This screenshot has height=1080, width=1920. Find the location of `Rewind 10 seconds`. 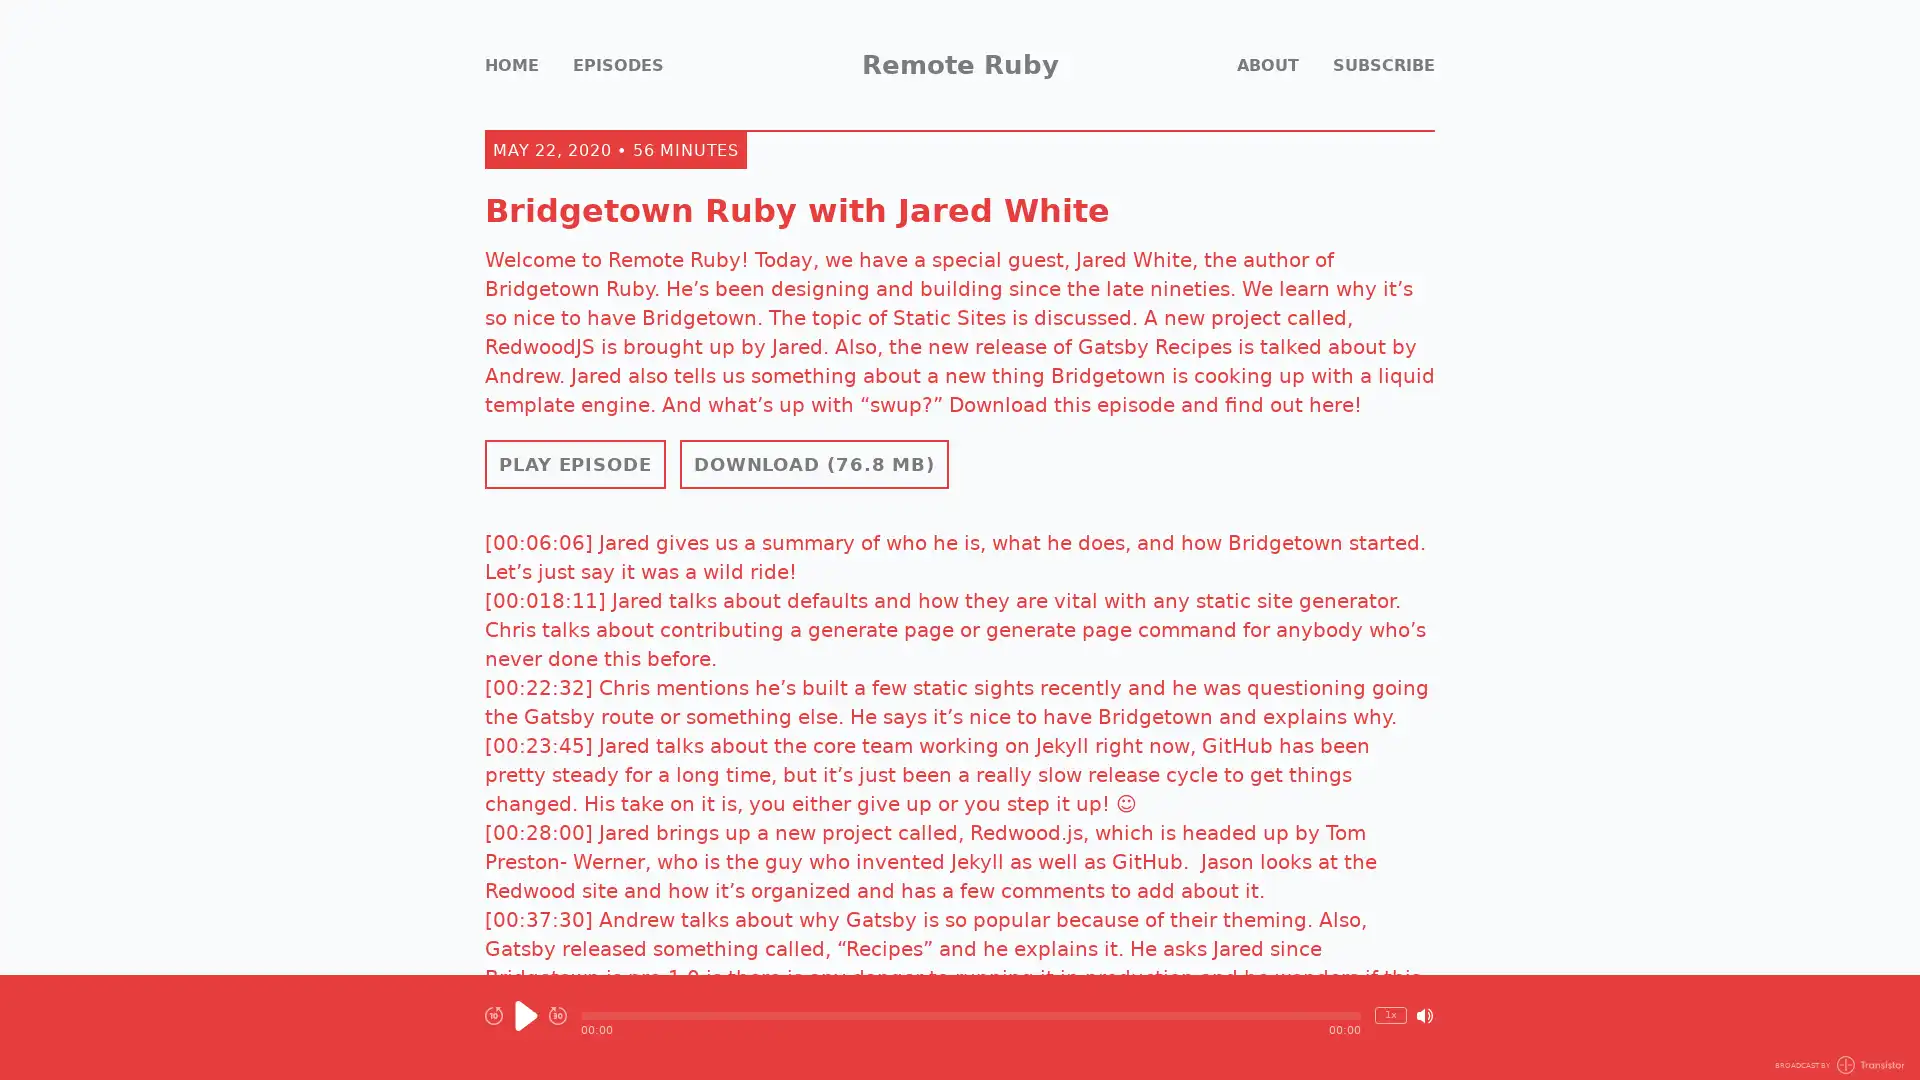

Rewind 10 seconds is located at coordinates (494, 1015).